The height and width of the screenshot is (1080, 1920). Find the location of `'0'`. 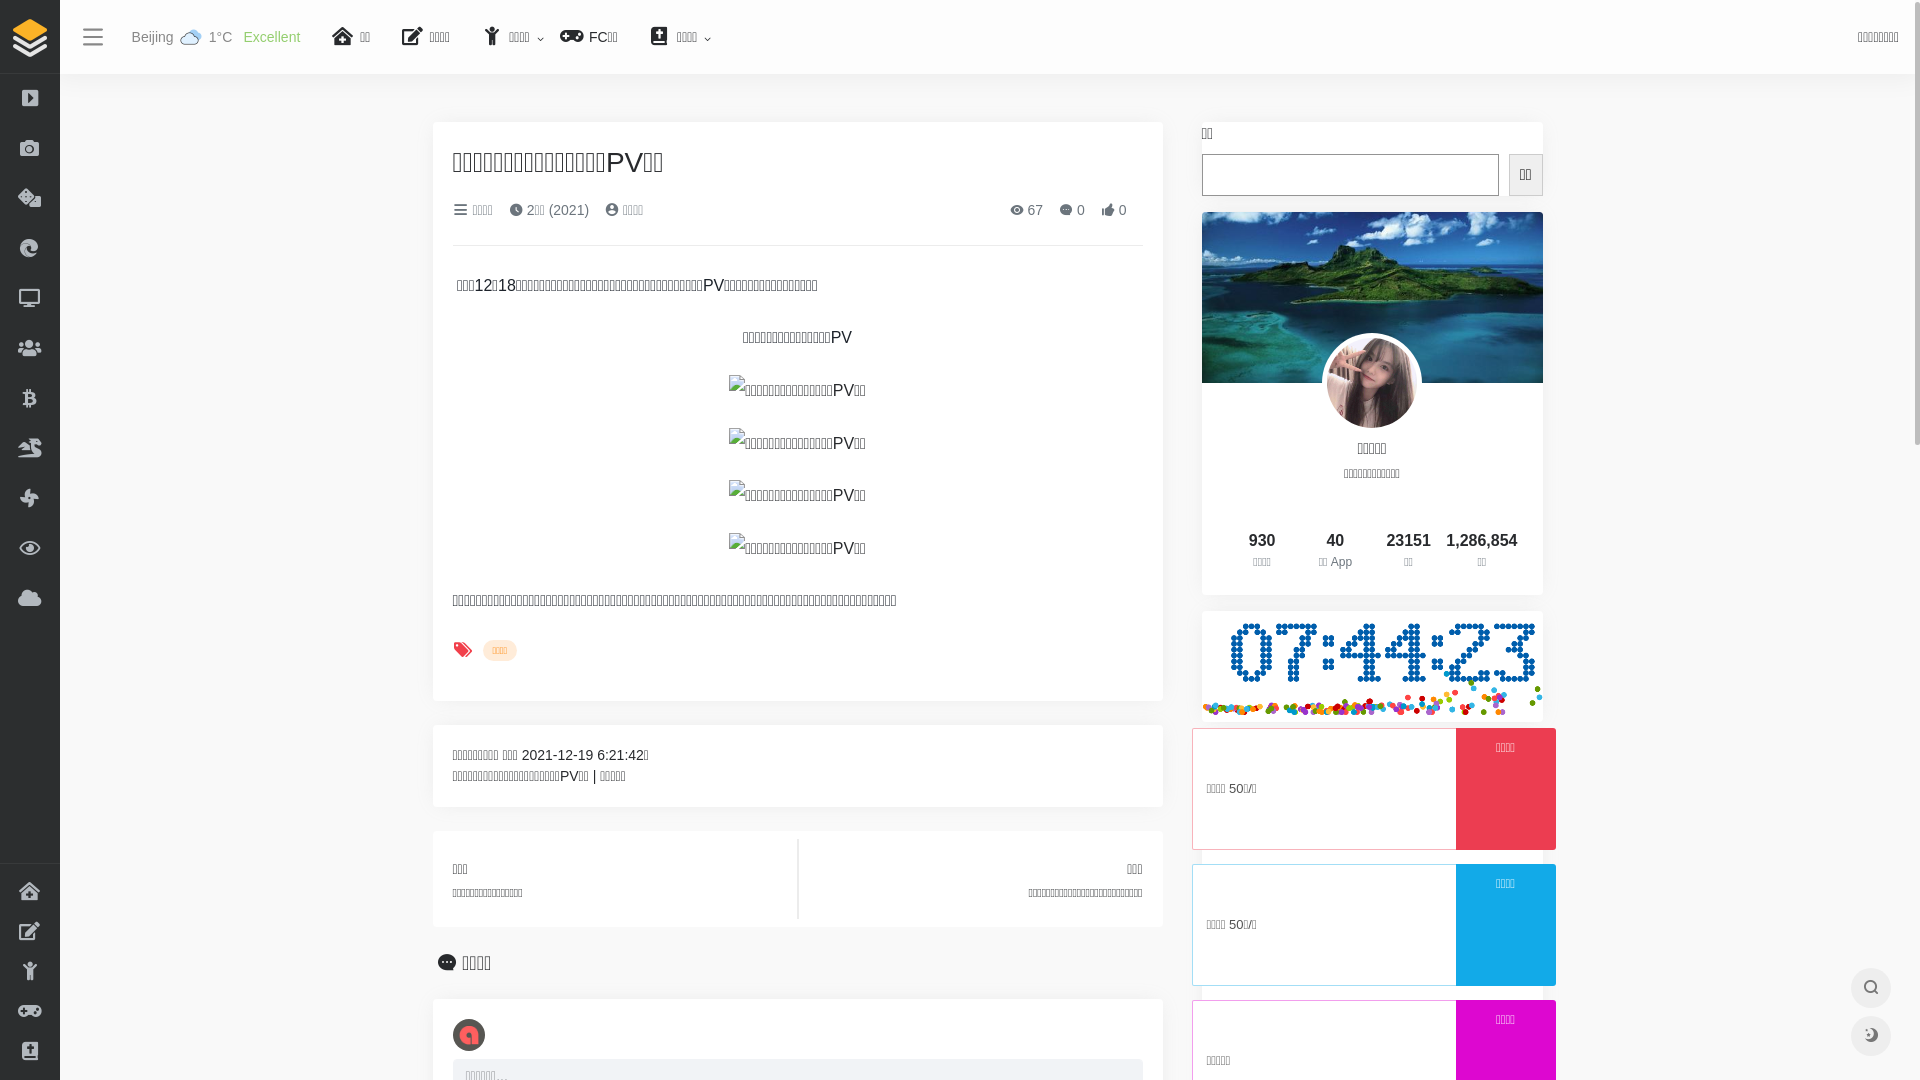

'0' is located at coordinates (1112, 209).